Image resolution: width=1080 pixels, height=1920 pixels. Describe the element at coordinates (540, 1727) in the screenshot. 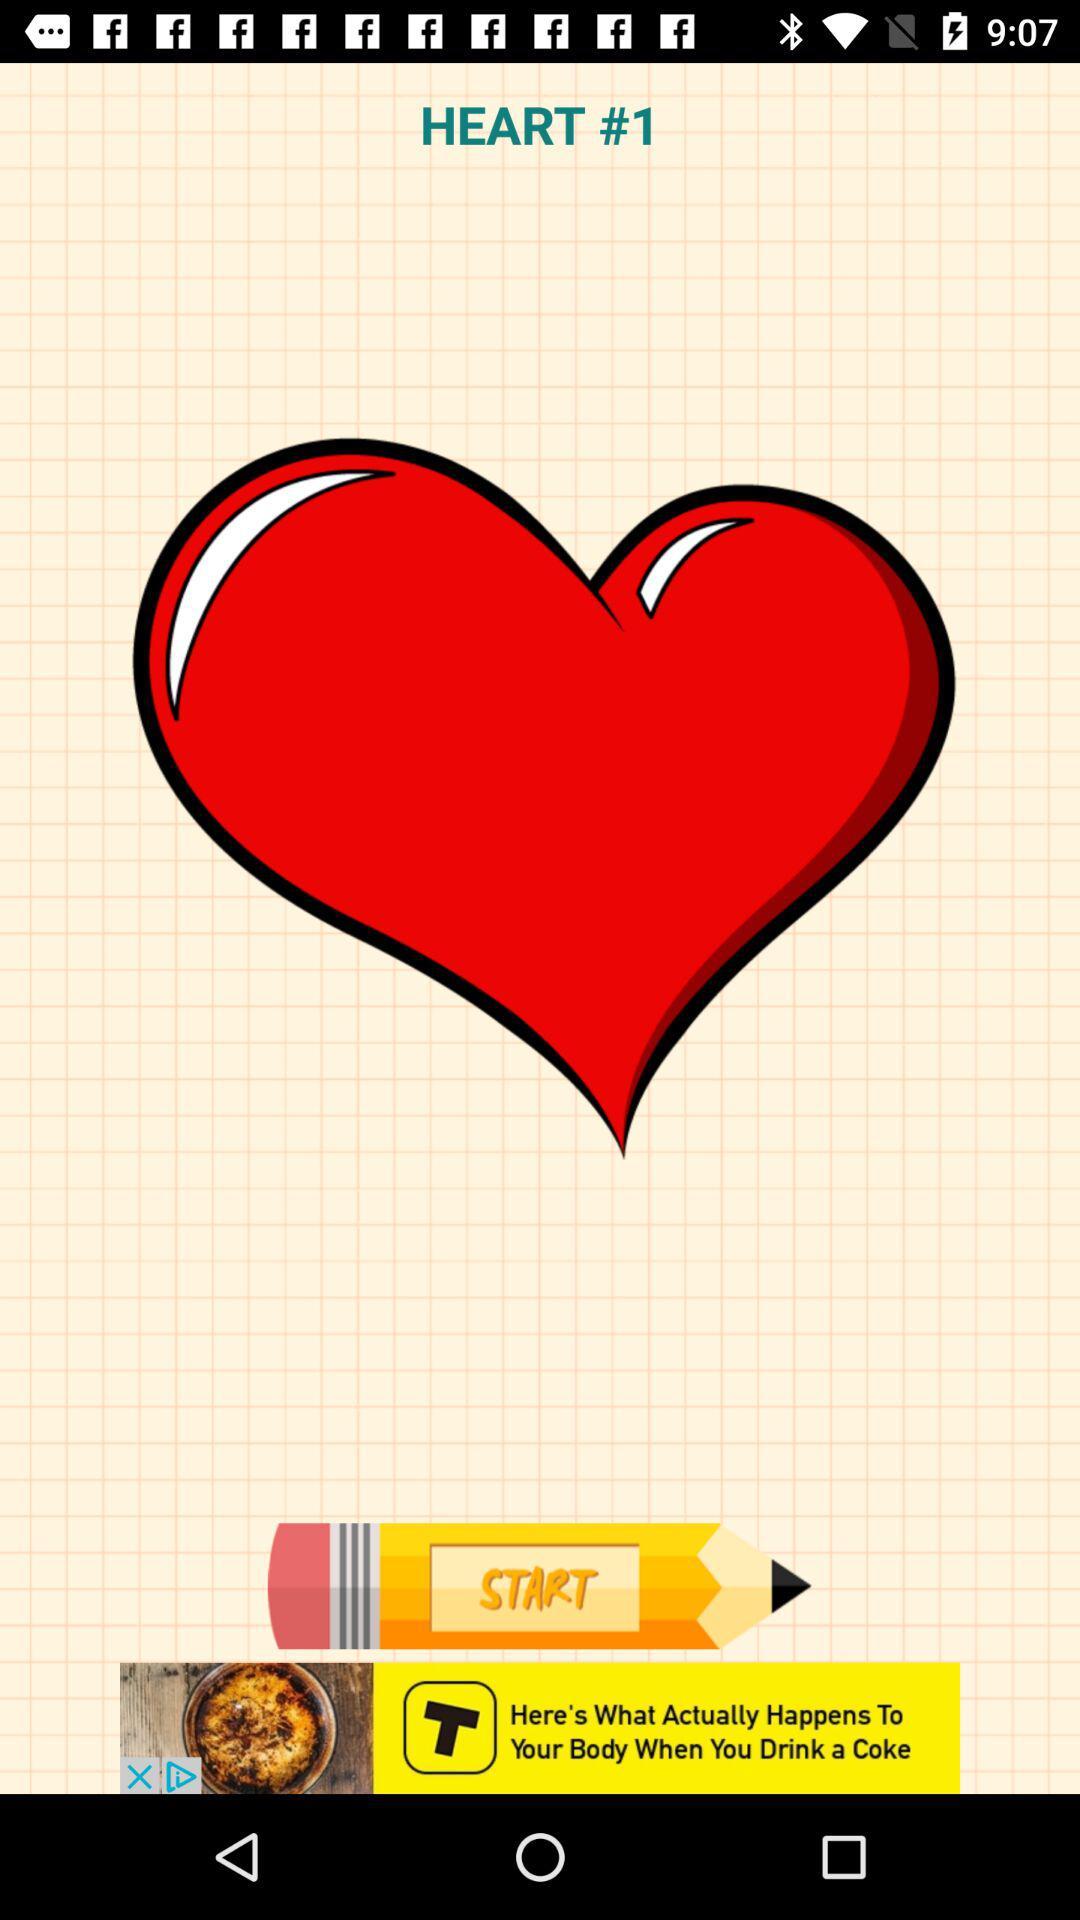

I see `its a advertisement` at that location.